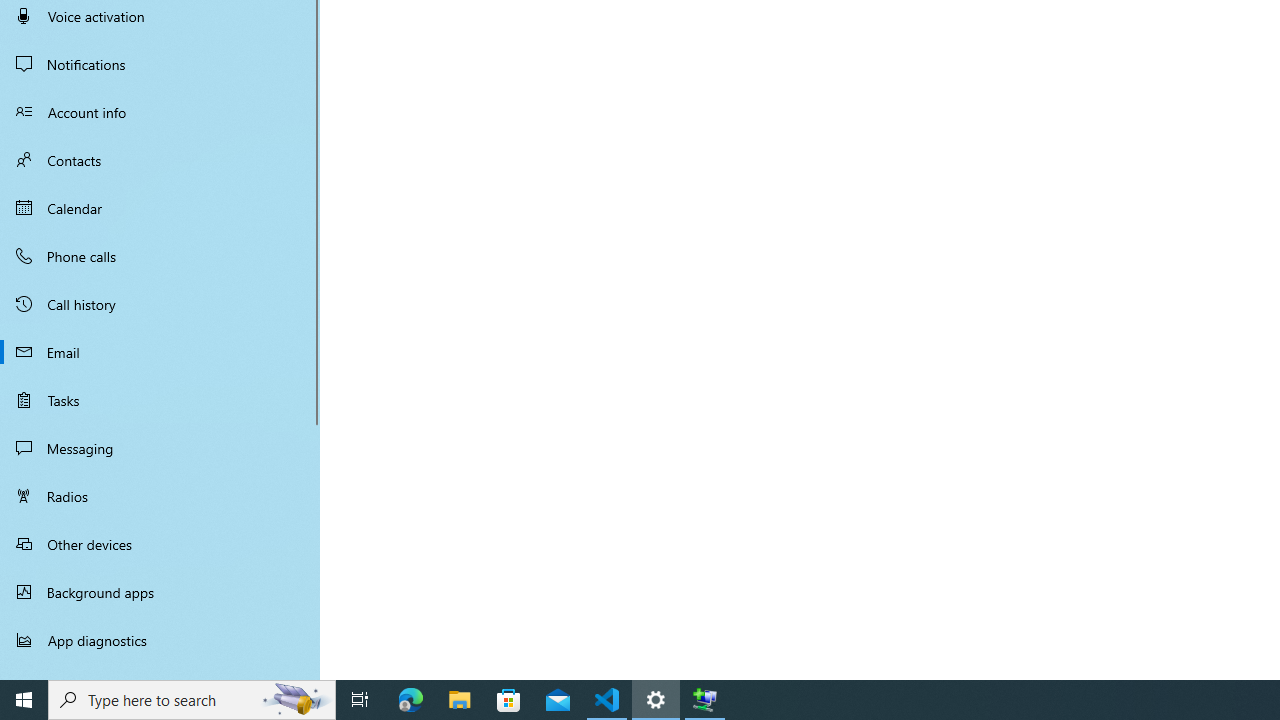 The width and height of the screenshot is (1280, 720). What do you see at coordinates (606, 698) in the screenshot?
I see `'Visual Studio Code - 1 running window'` at bounding box center [606, 698].